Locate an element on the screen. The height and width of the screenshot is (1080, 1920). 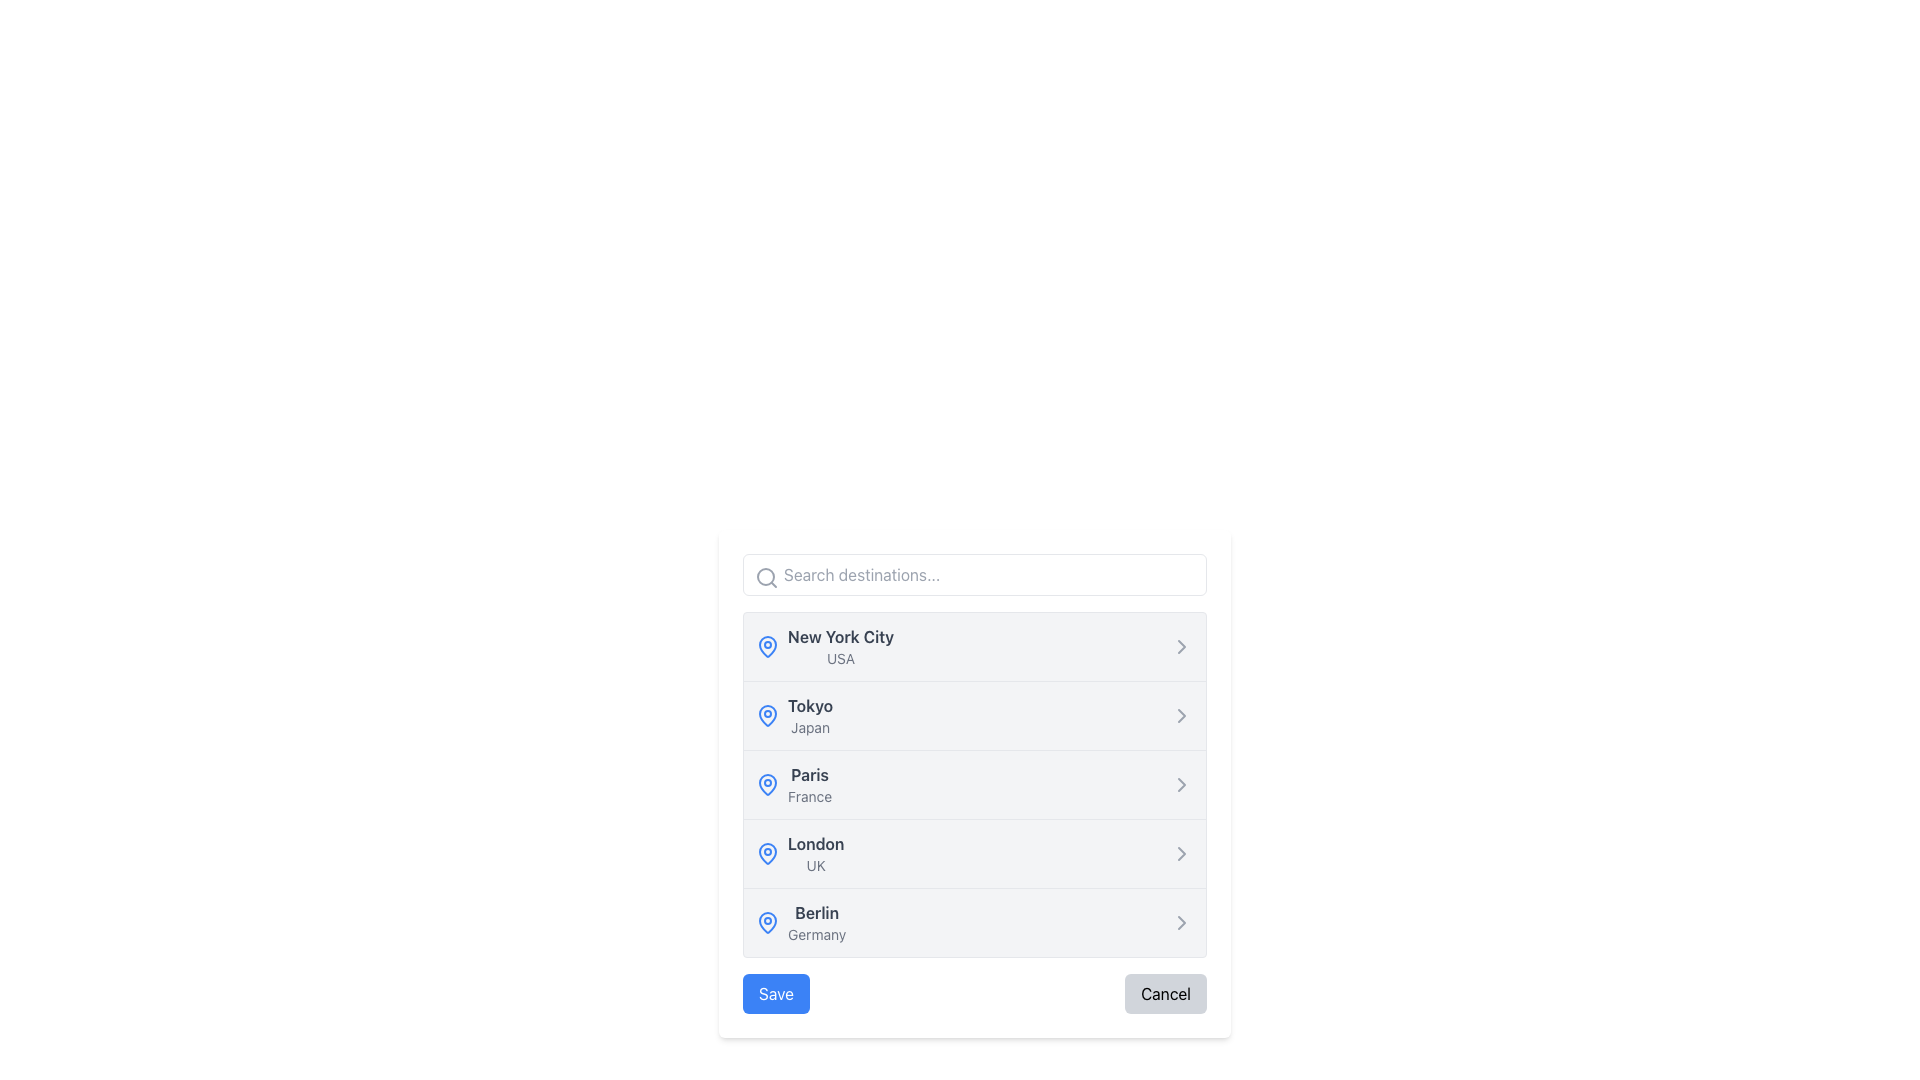
the list entry marked as 'Paris, France' is located at coordinates (974, 782).